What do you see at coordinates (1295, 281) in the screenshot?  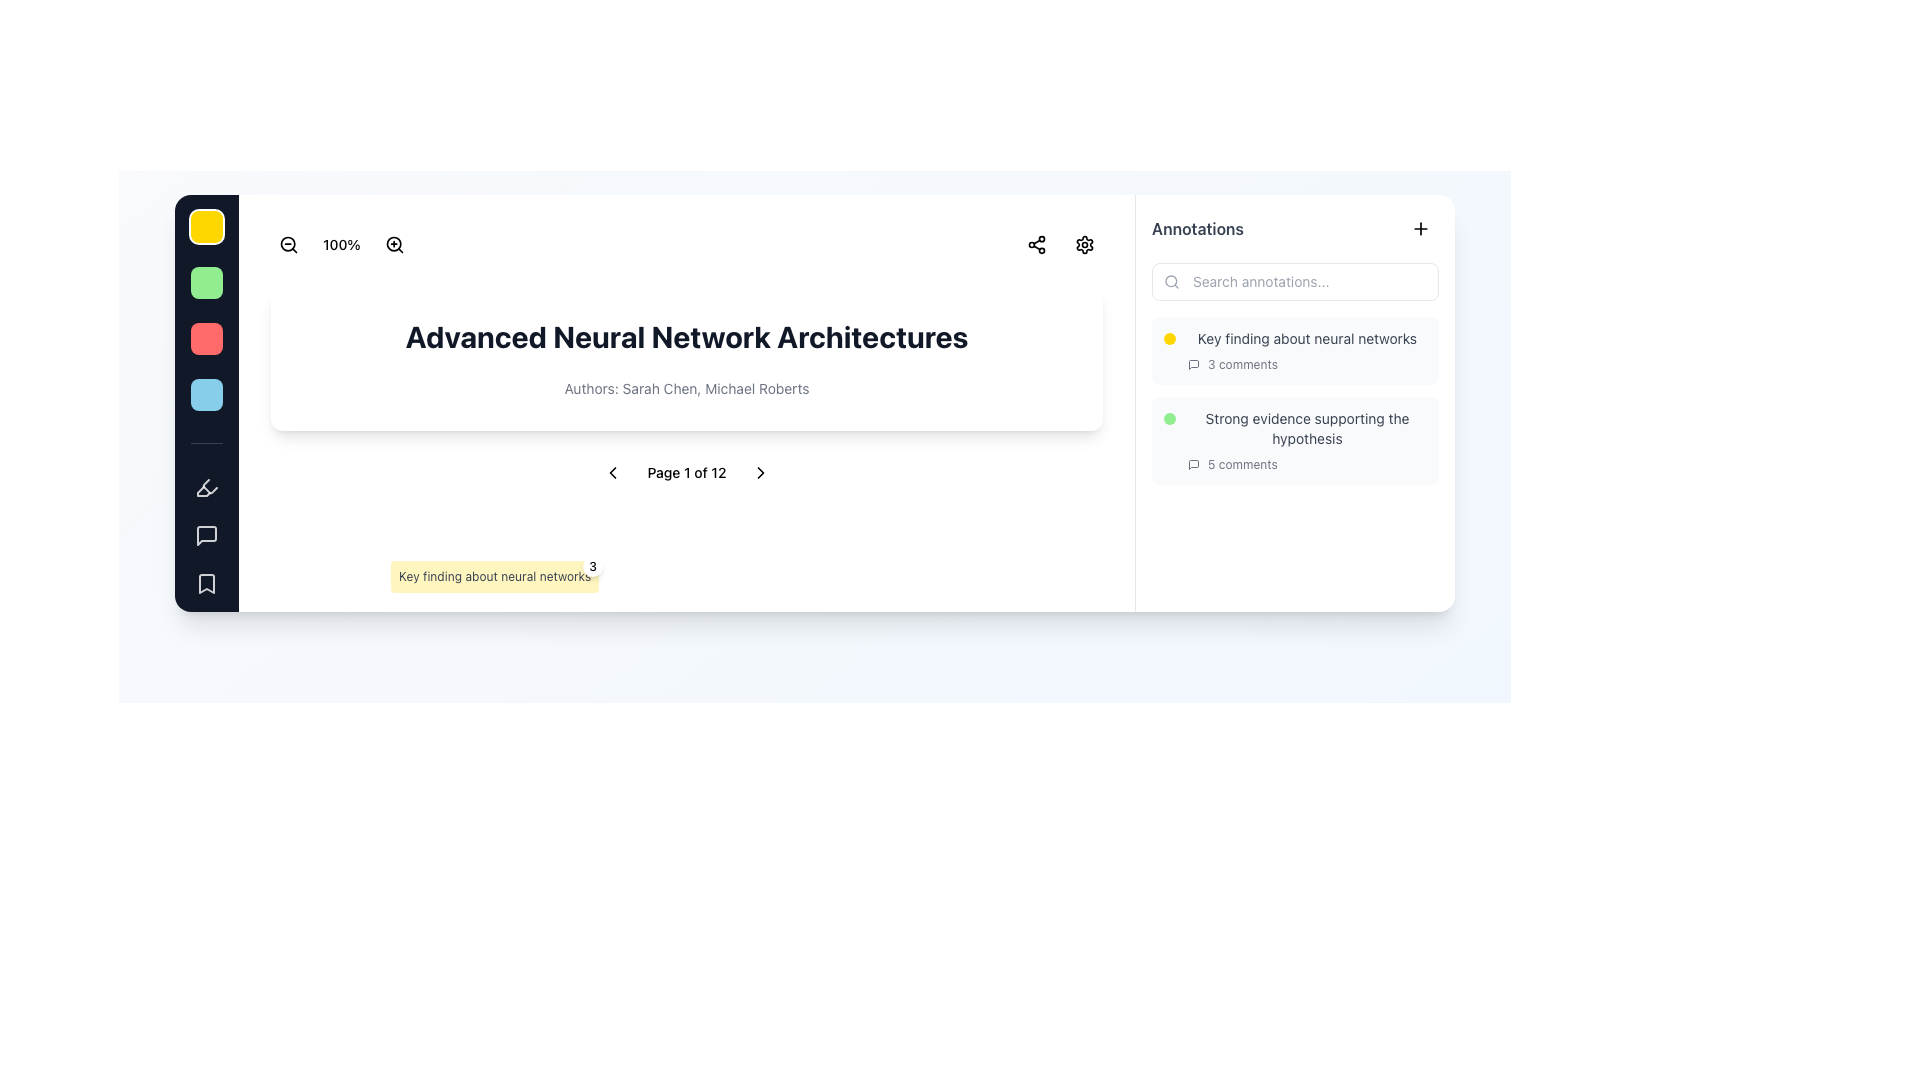 I see `the search input field with placeholder text 'Search annotations...' located below the 'Annotations' heading` at bounding box center [1295, 281].